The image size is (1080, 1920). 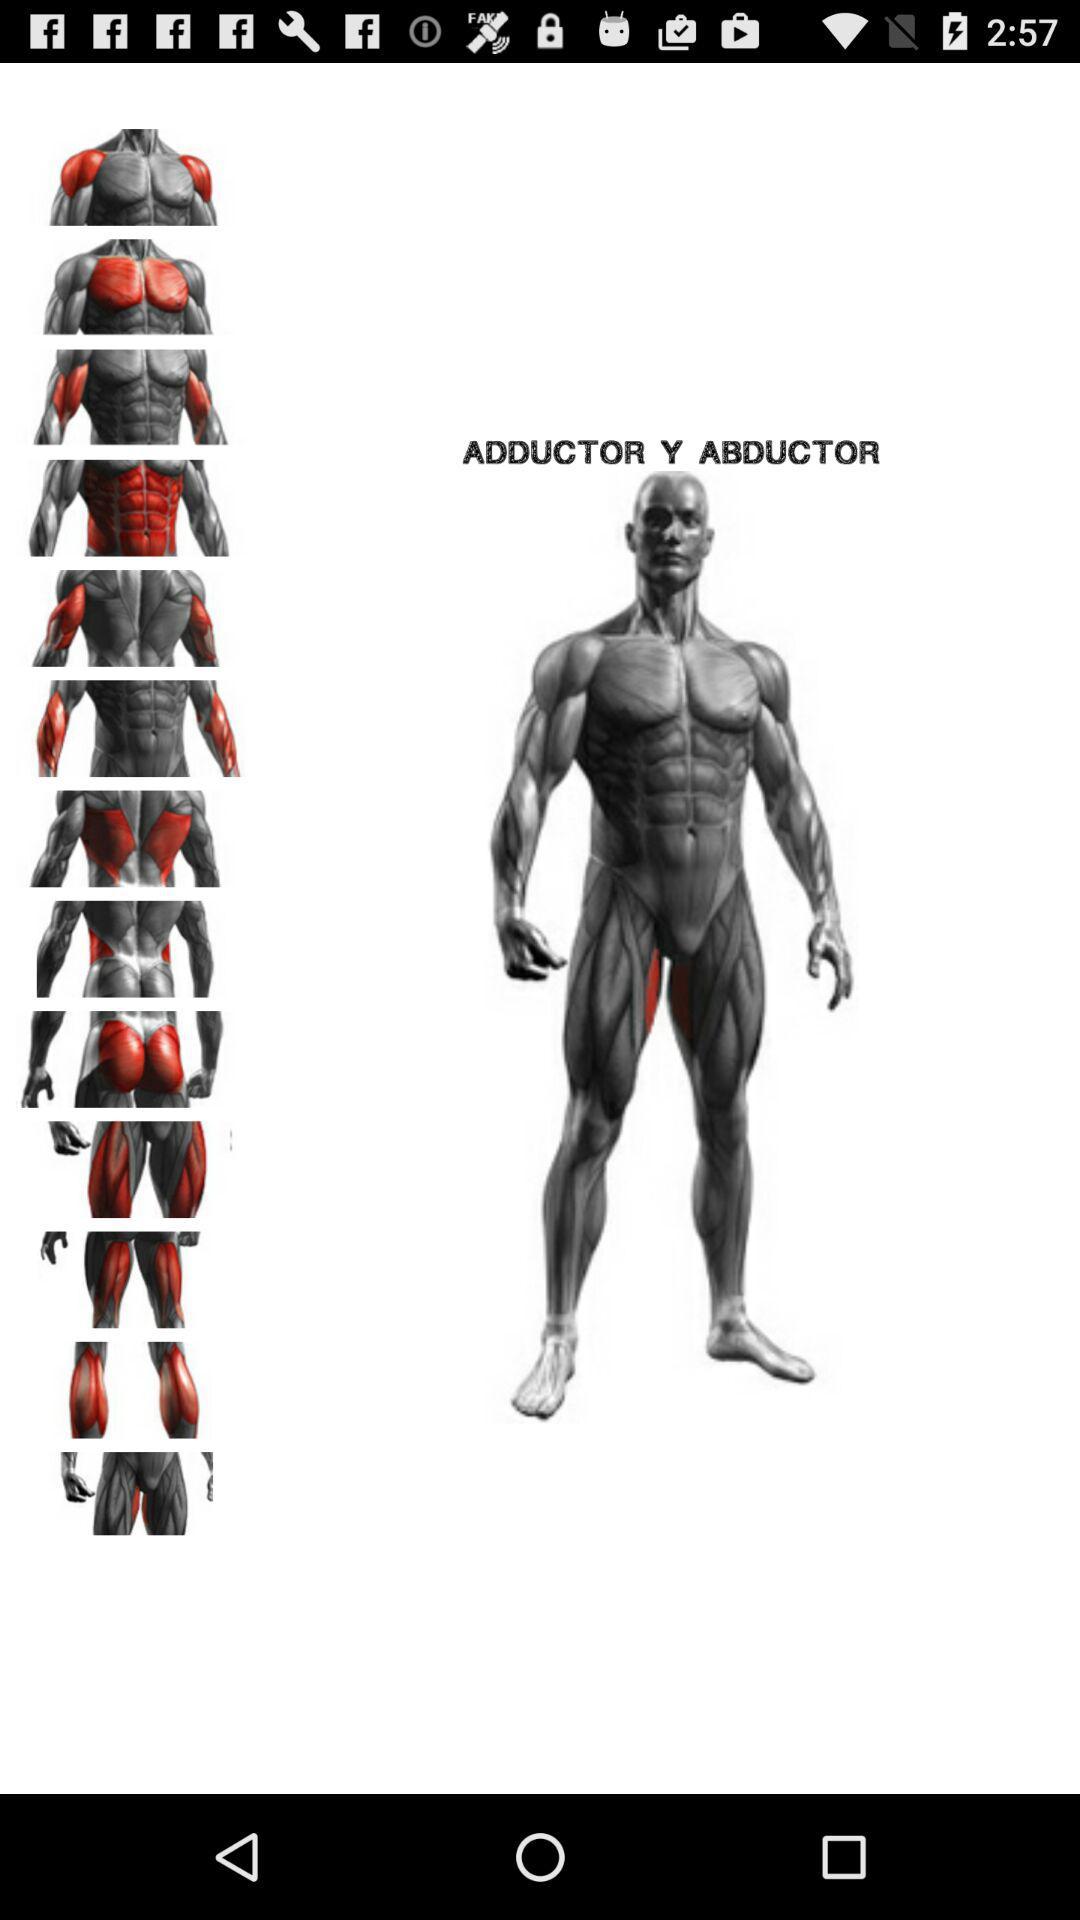 I want to click on biceps, so click(x=131, y=391).